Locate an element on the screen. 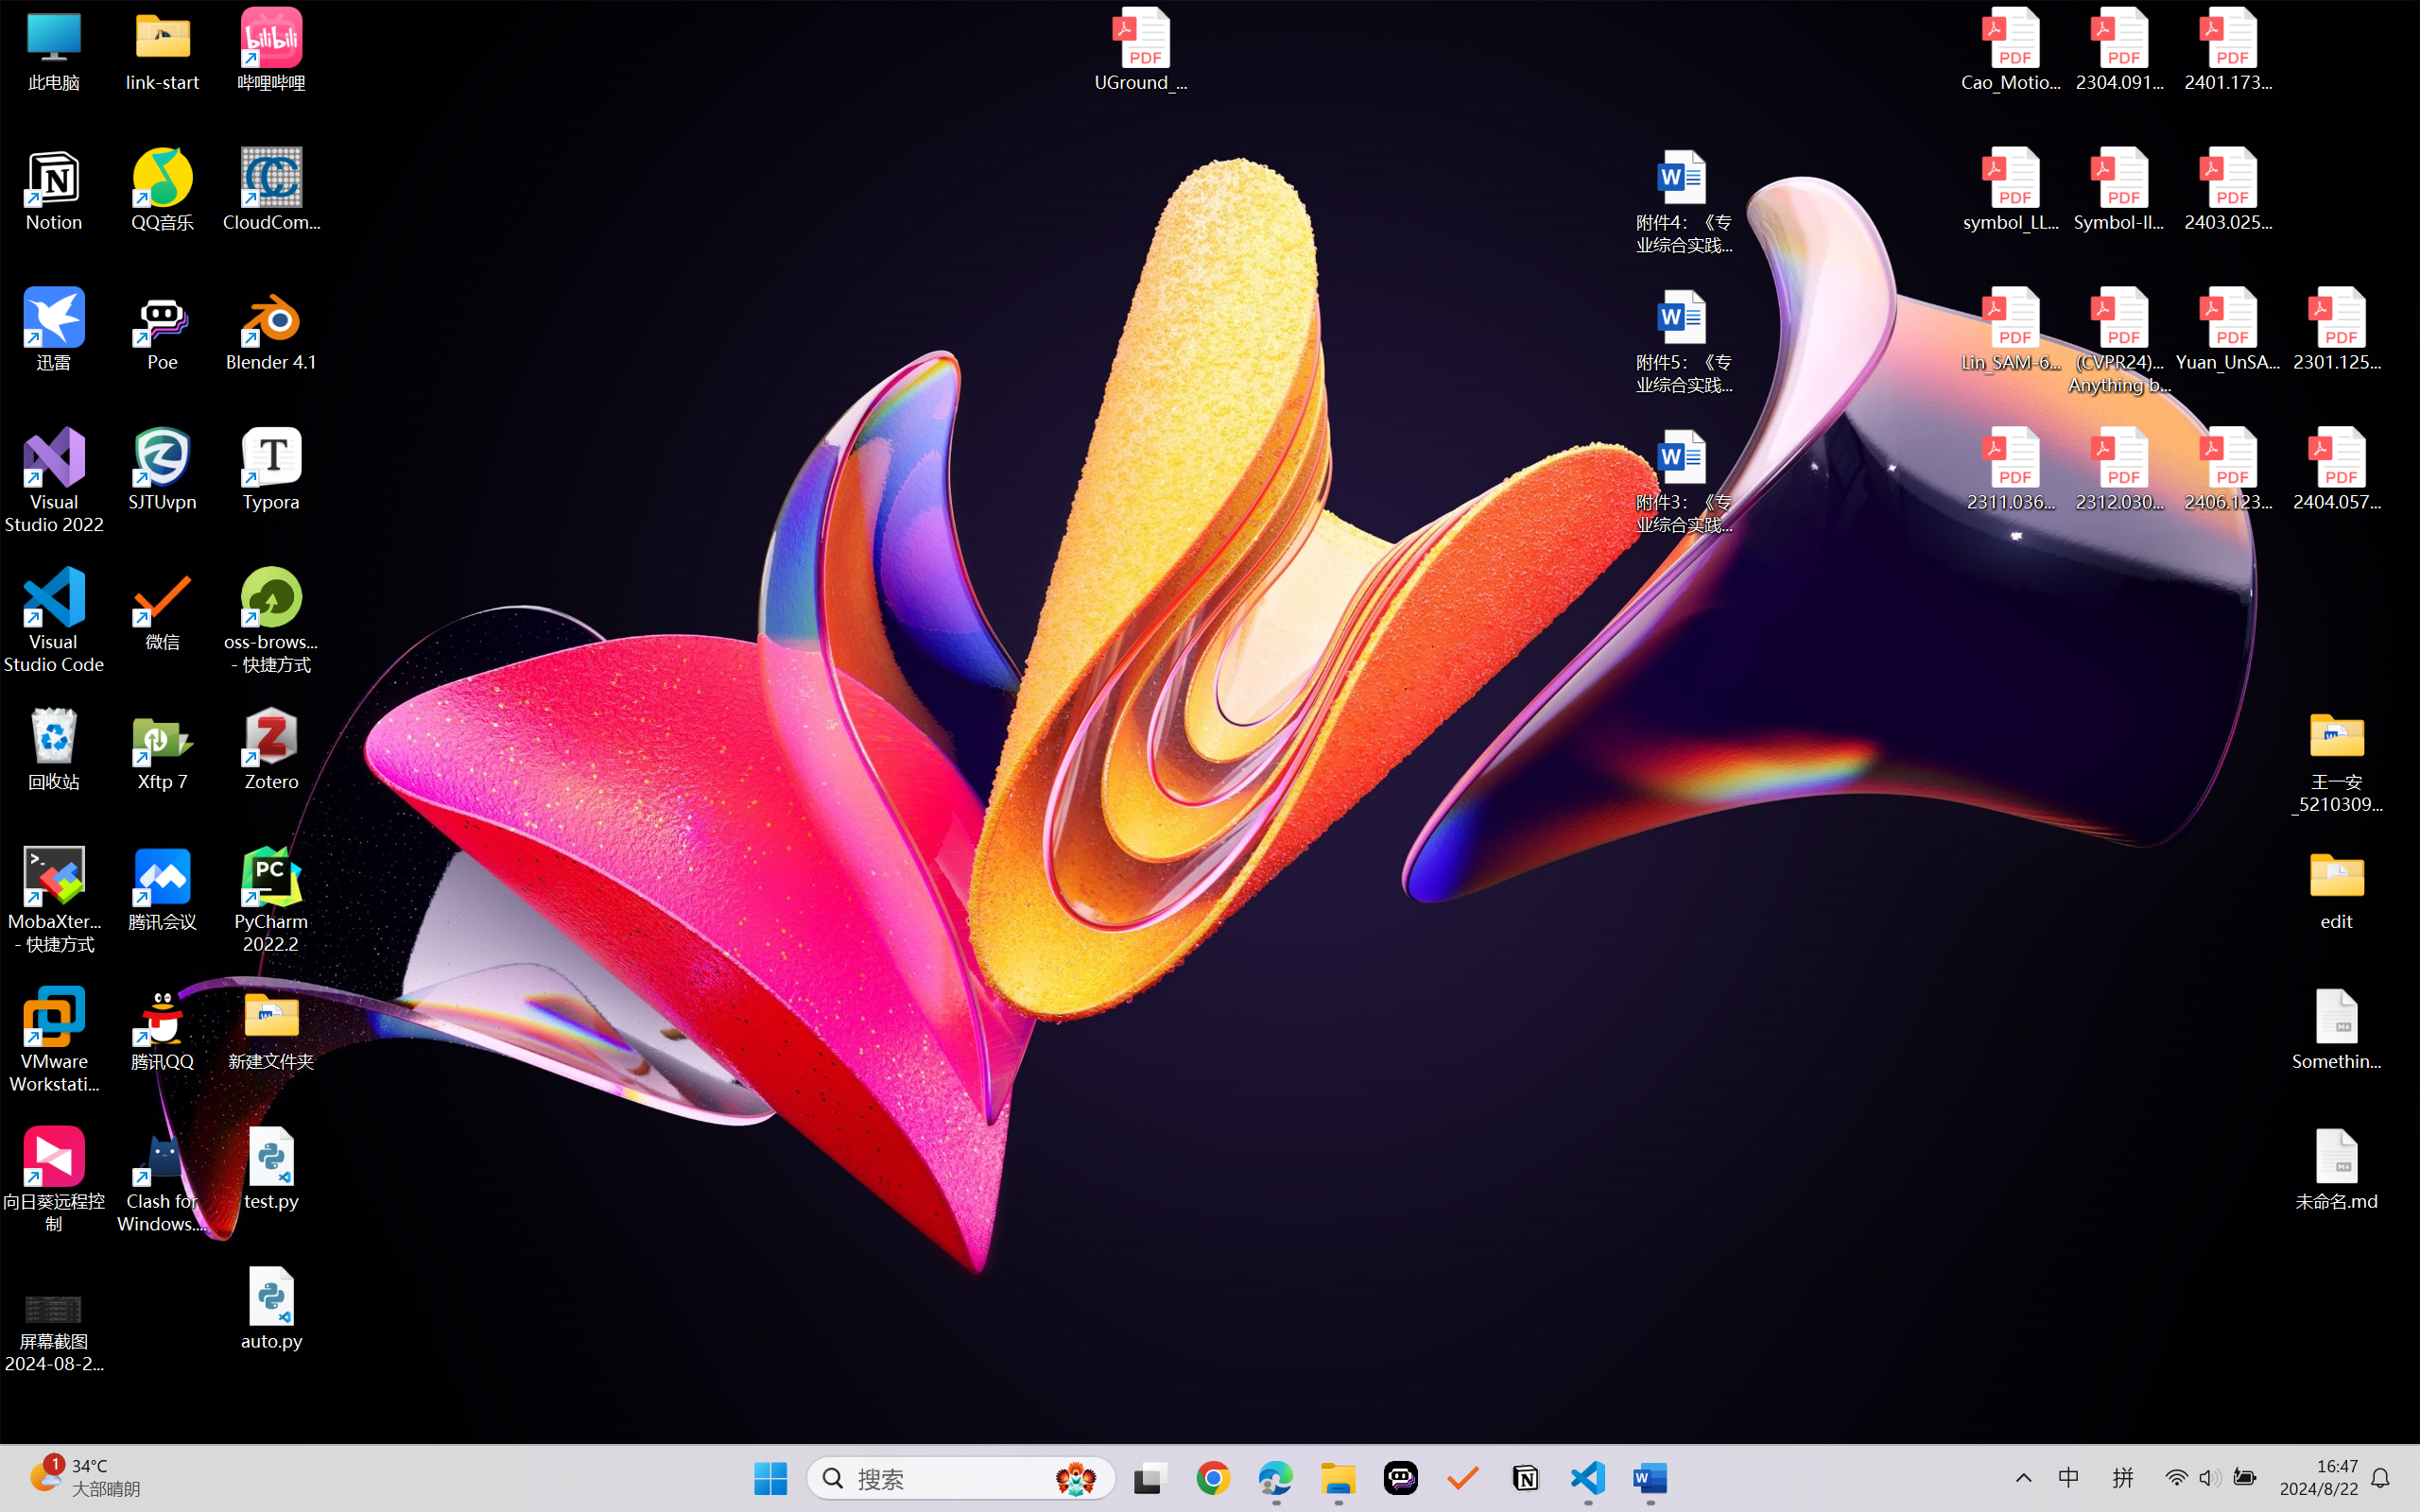  'Blender 4.1' is located at coordinates (271, 328).